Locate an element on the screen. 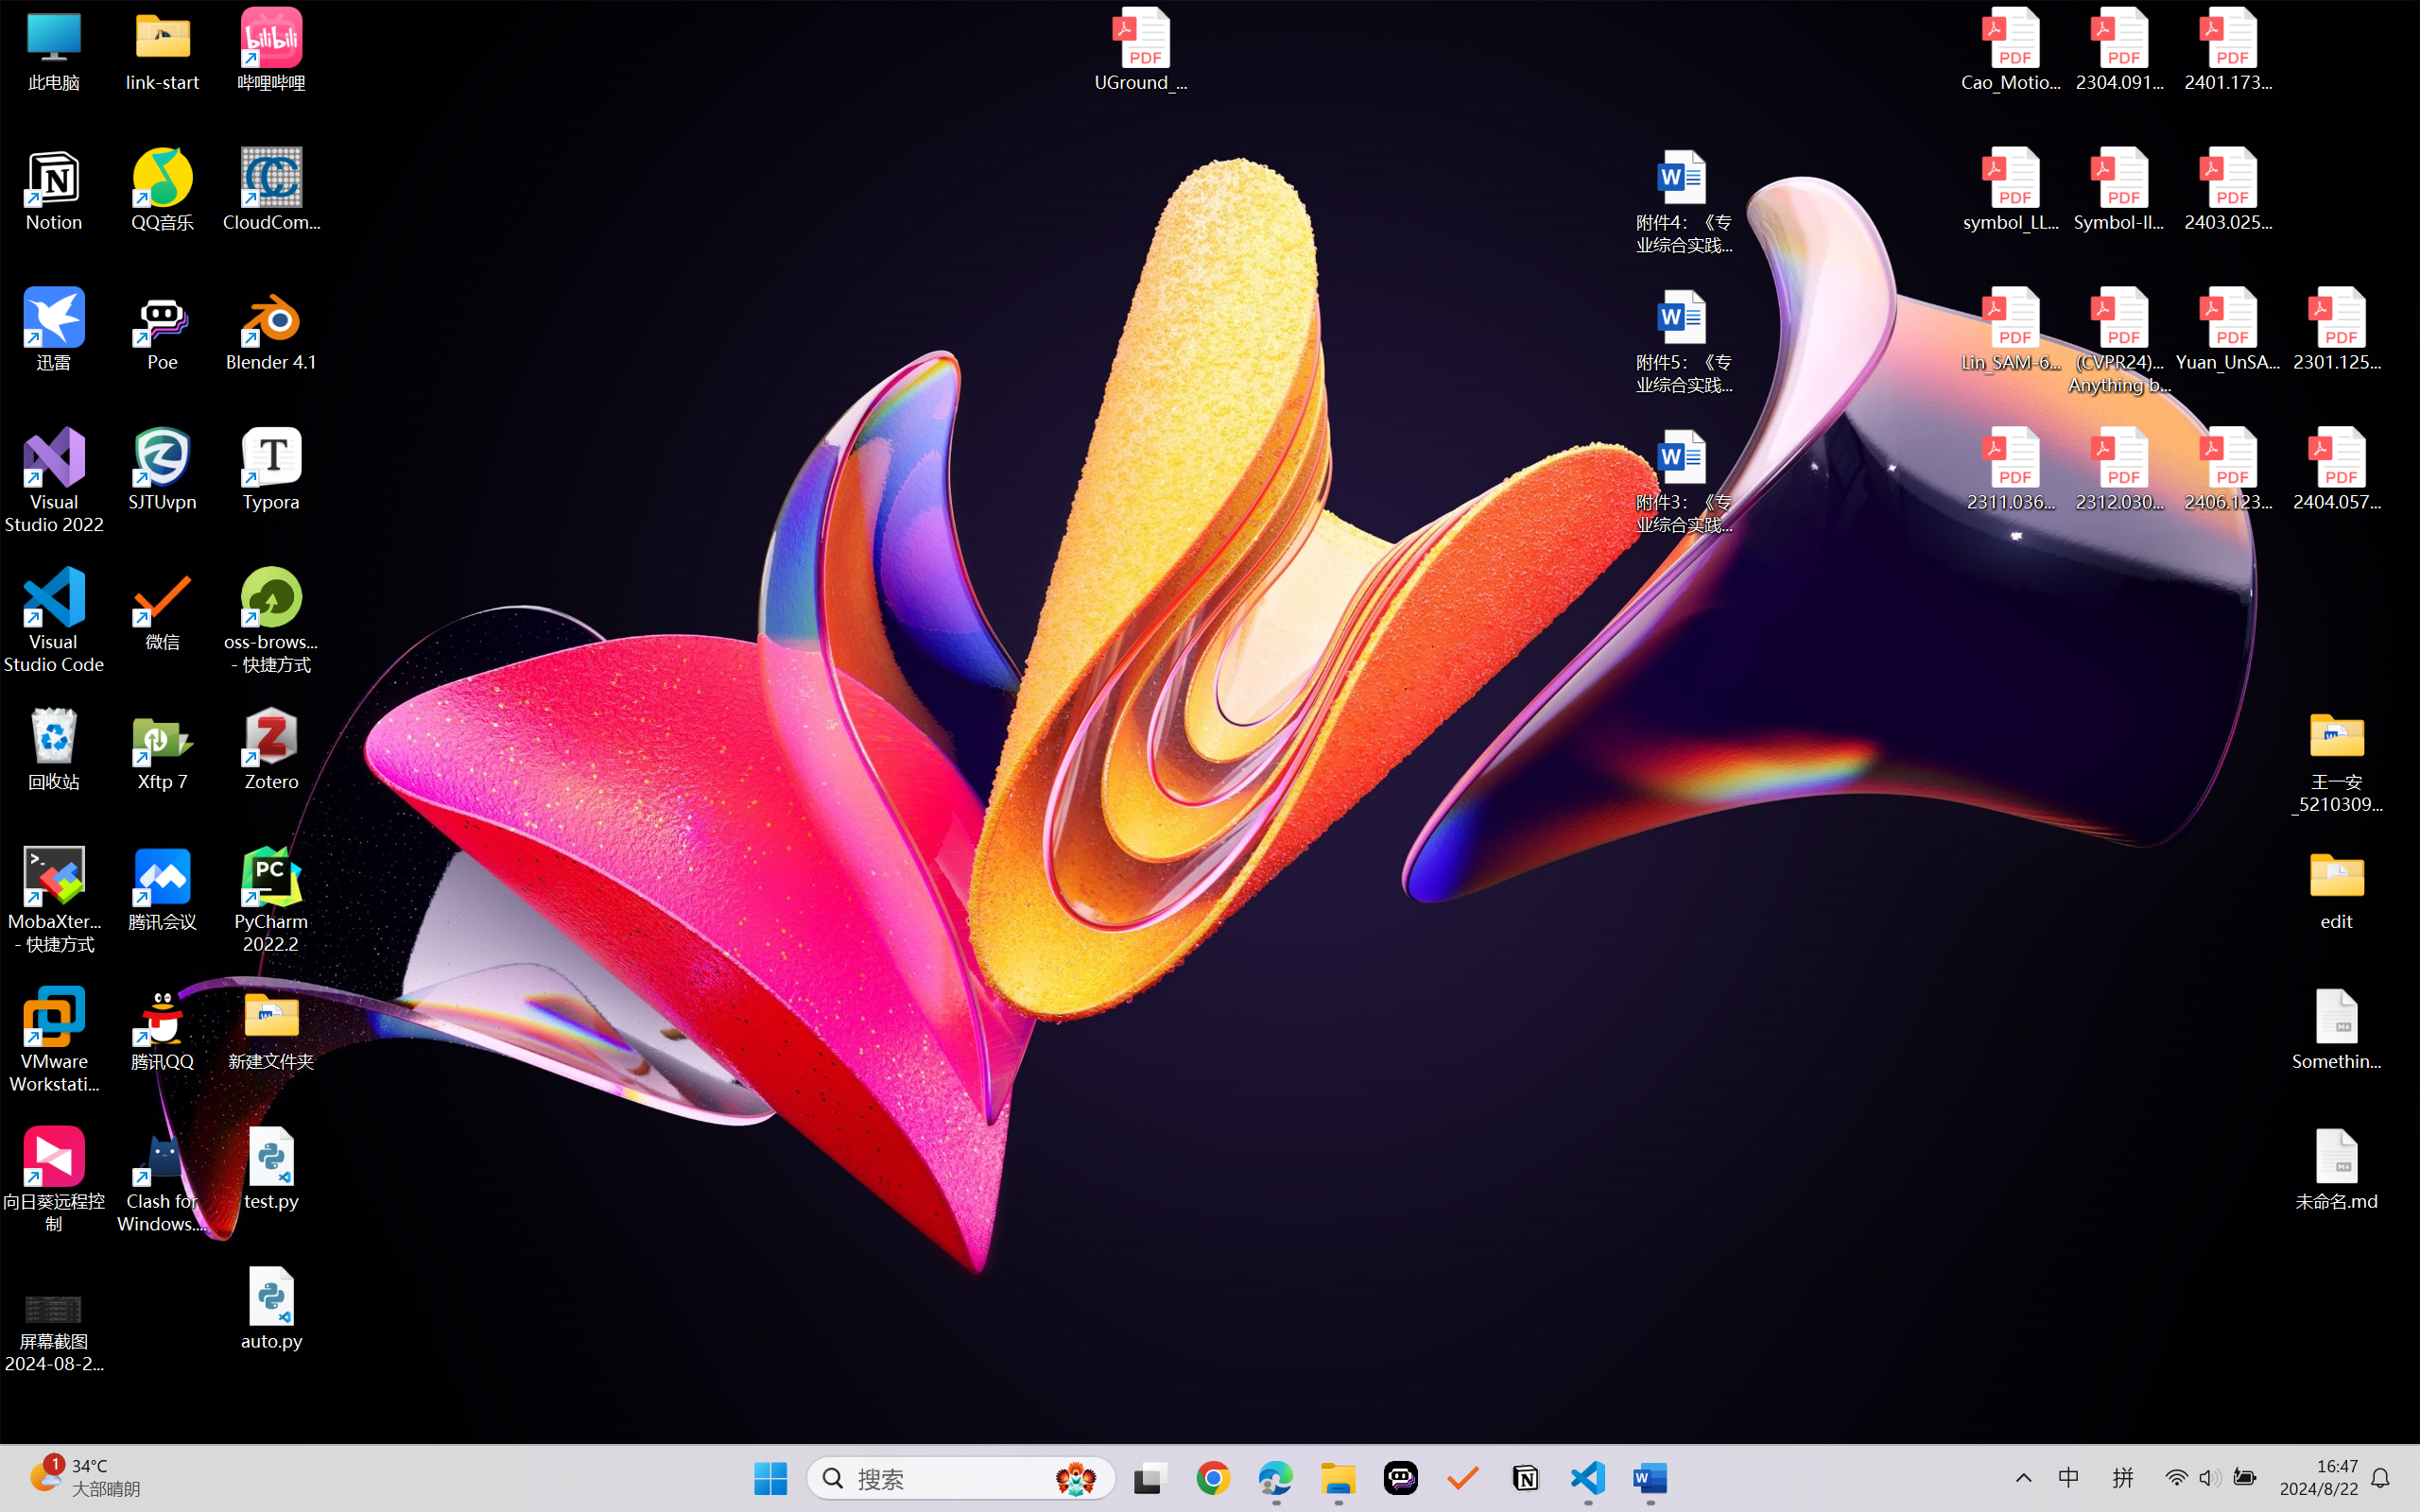  'Blender 4.1' is located at coordinates (271, 328).